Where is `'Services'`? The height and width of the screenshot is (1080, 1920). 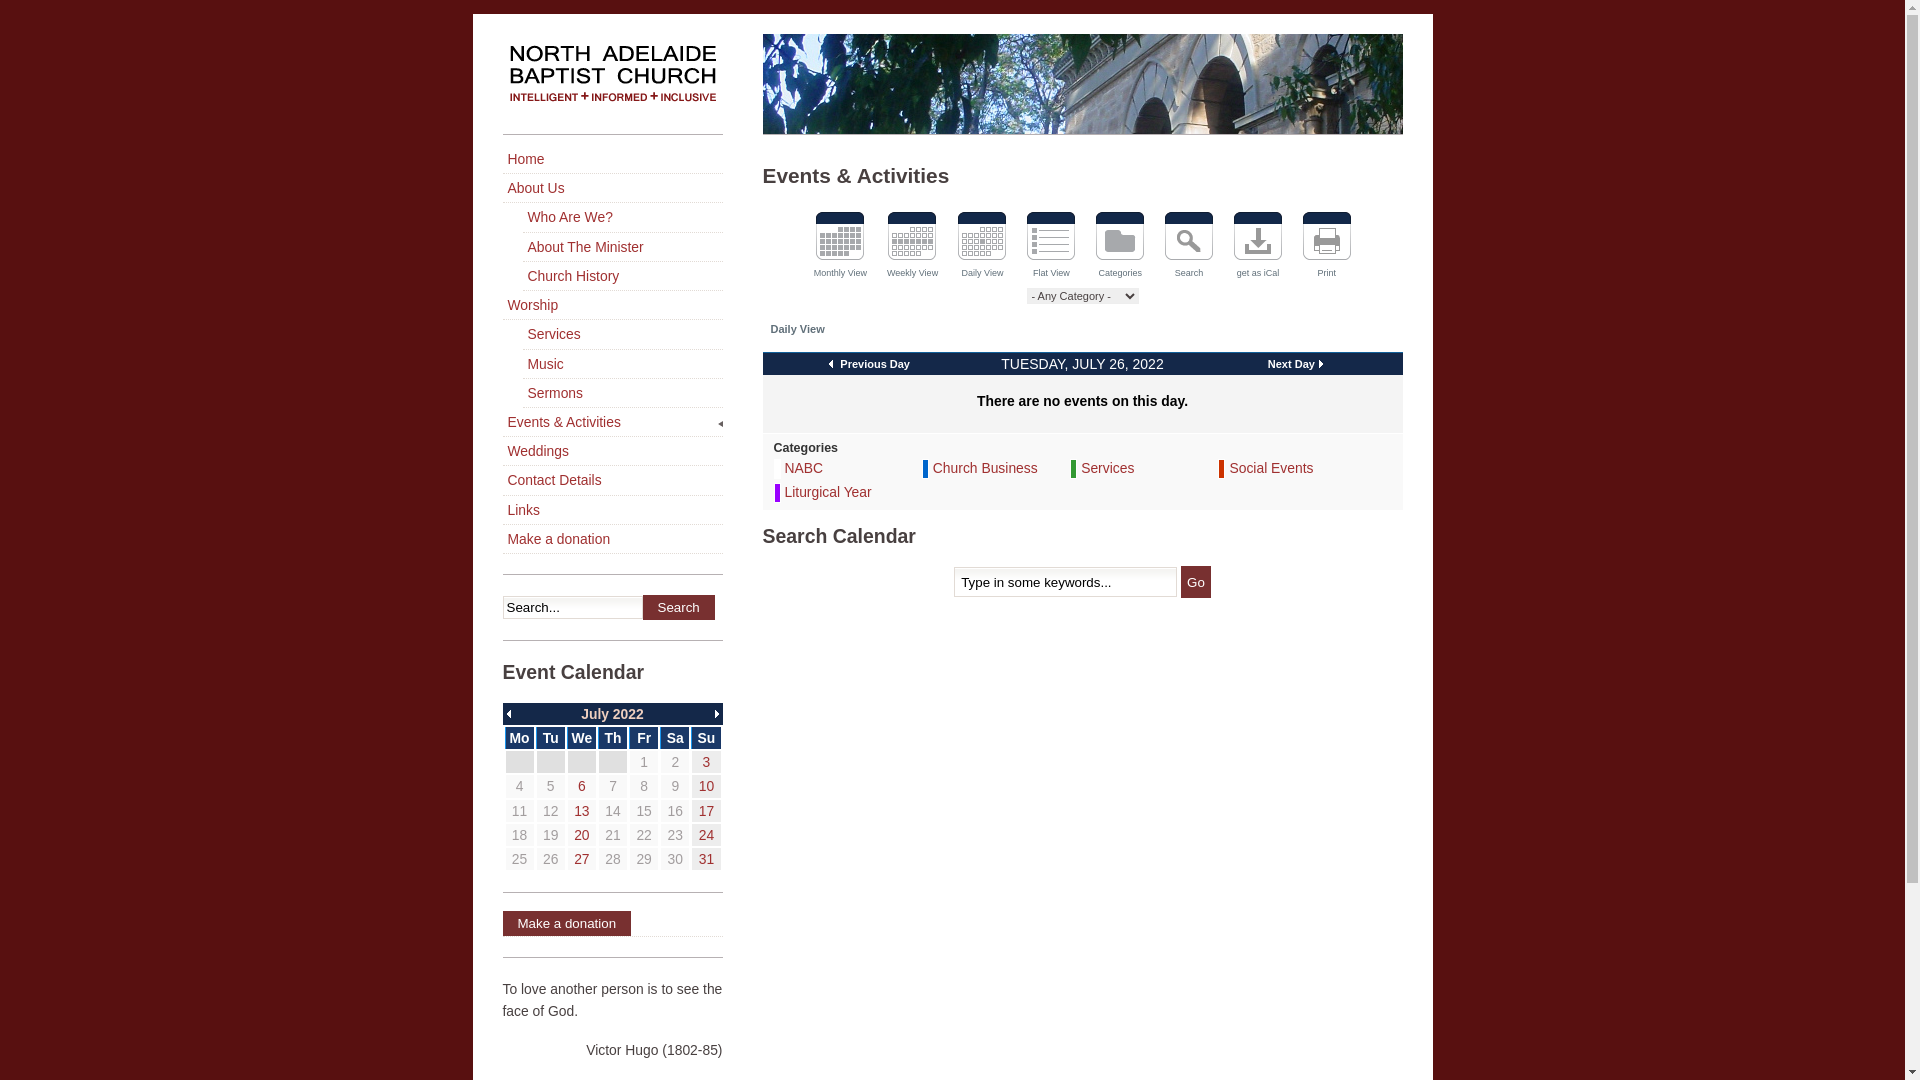 'Services' is located at coordinates (621, 333).